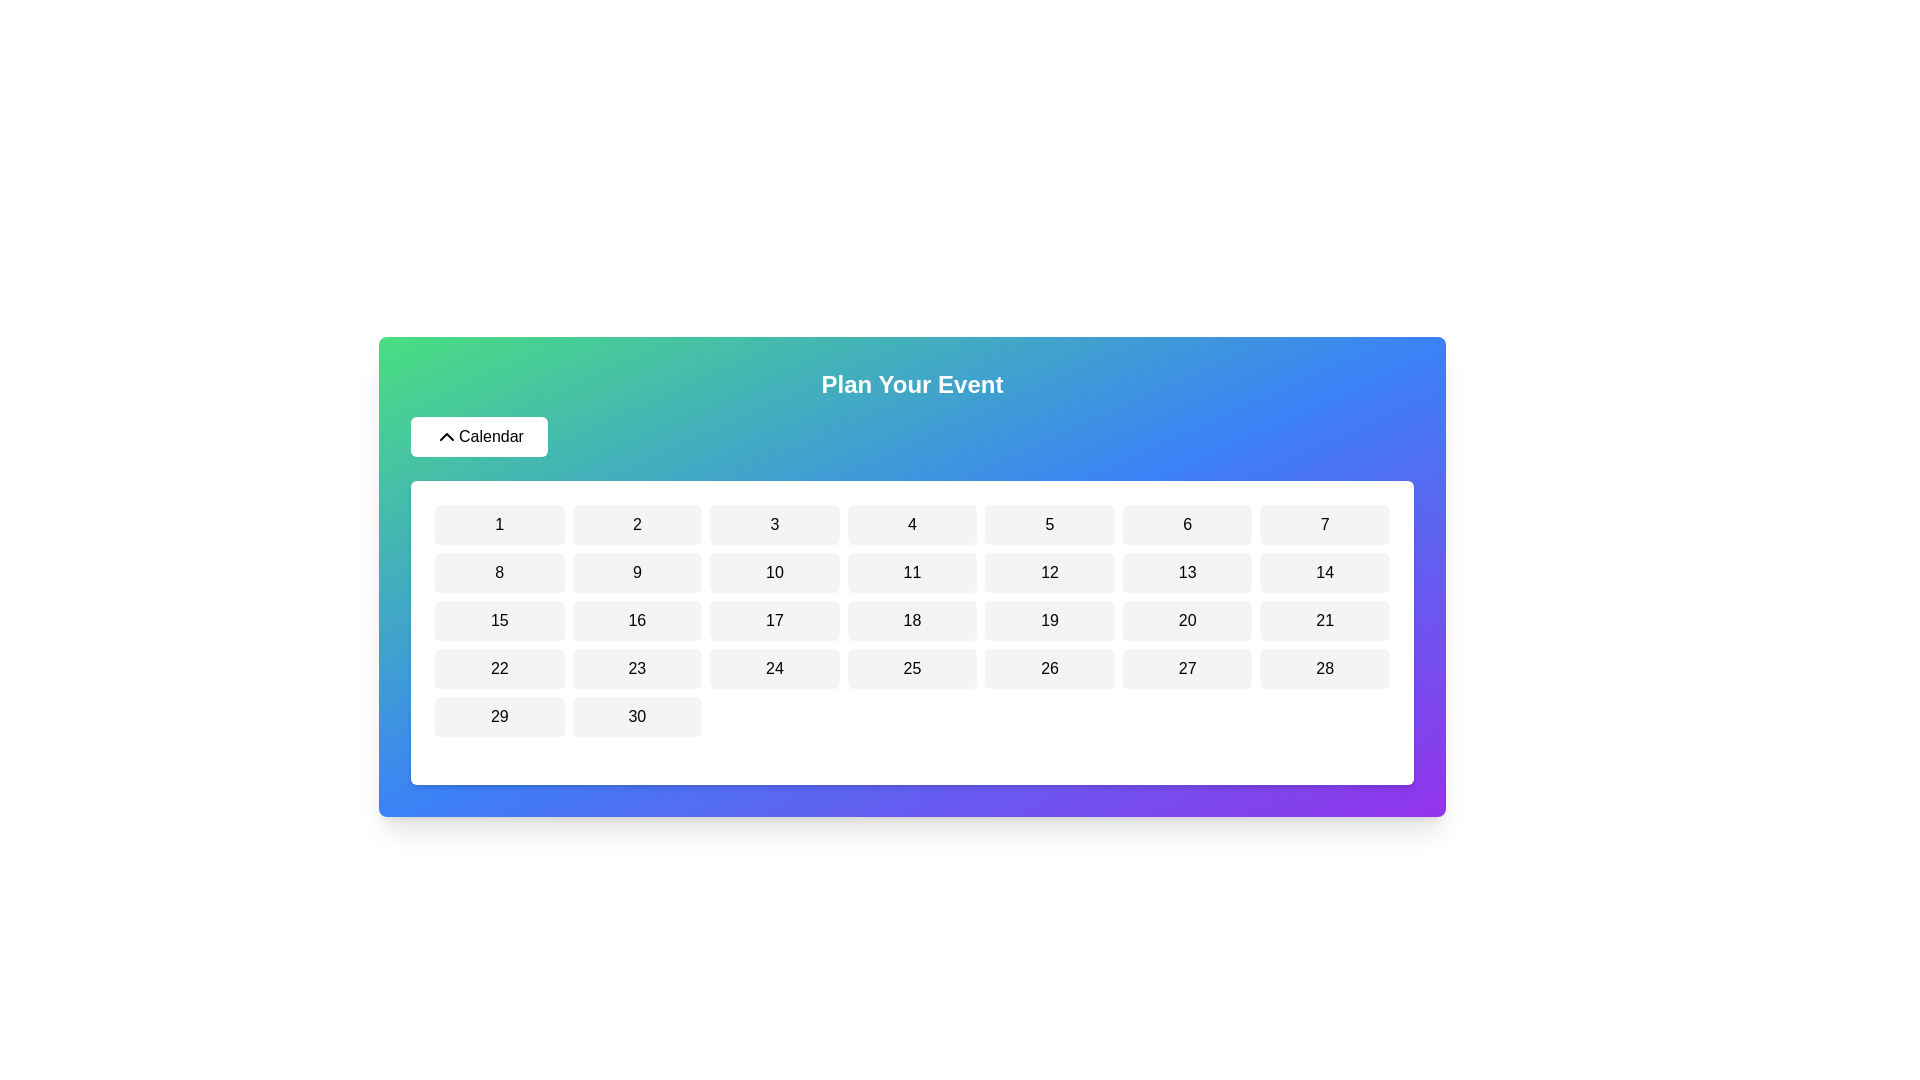 The width and height of the screenshot is (1920, 1080). I want to click on the rectangular button with a light gray background labeled '4', so click(911, 523).